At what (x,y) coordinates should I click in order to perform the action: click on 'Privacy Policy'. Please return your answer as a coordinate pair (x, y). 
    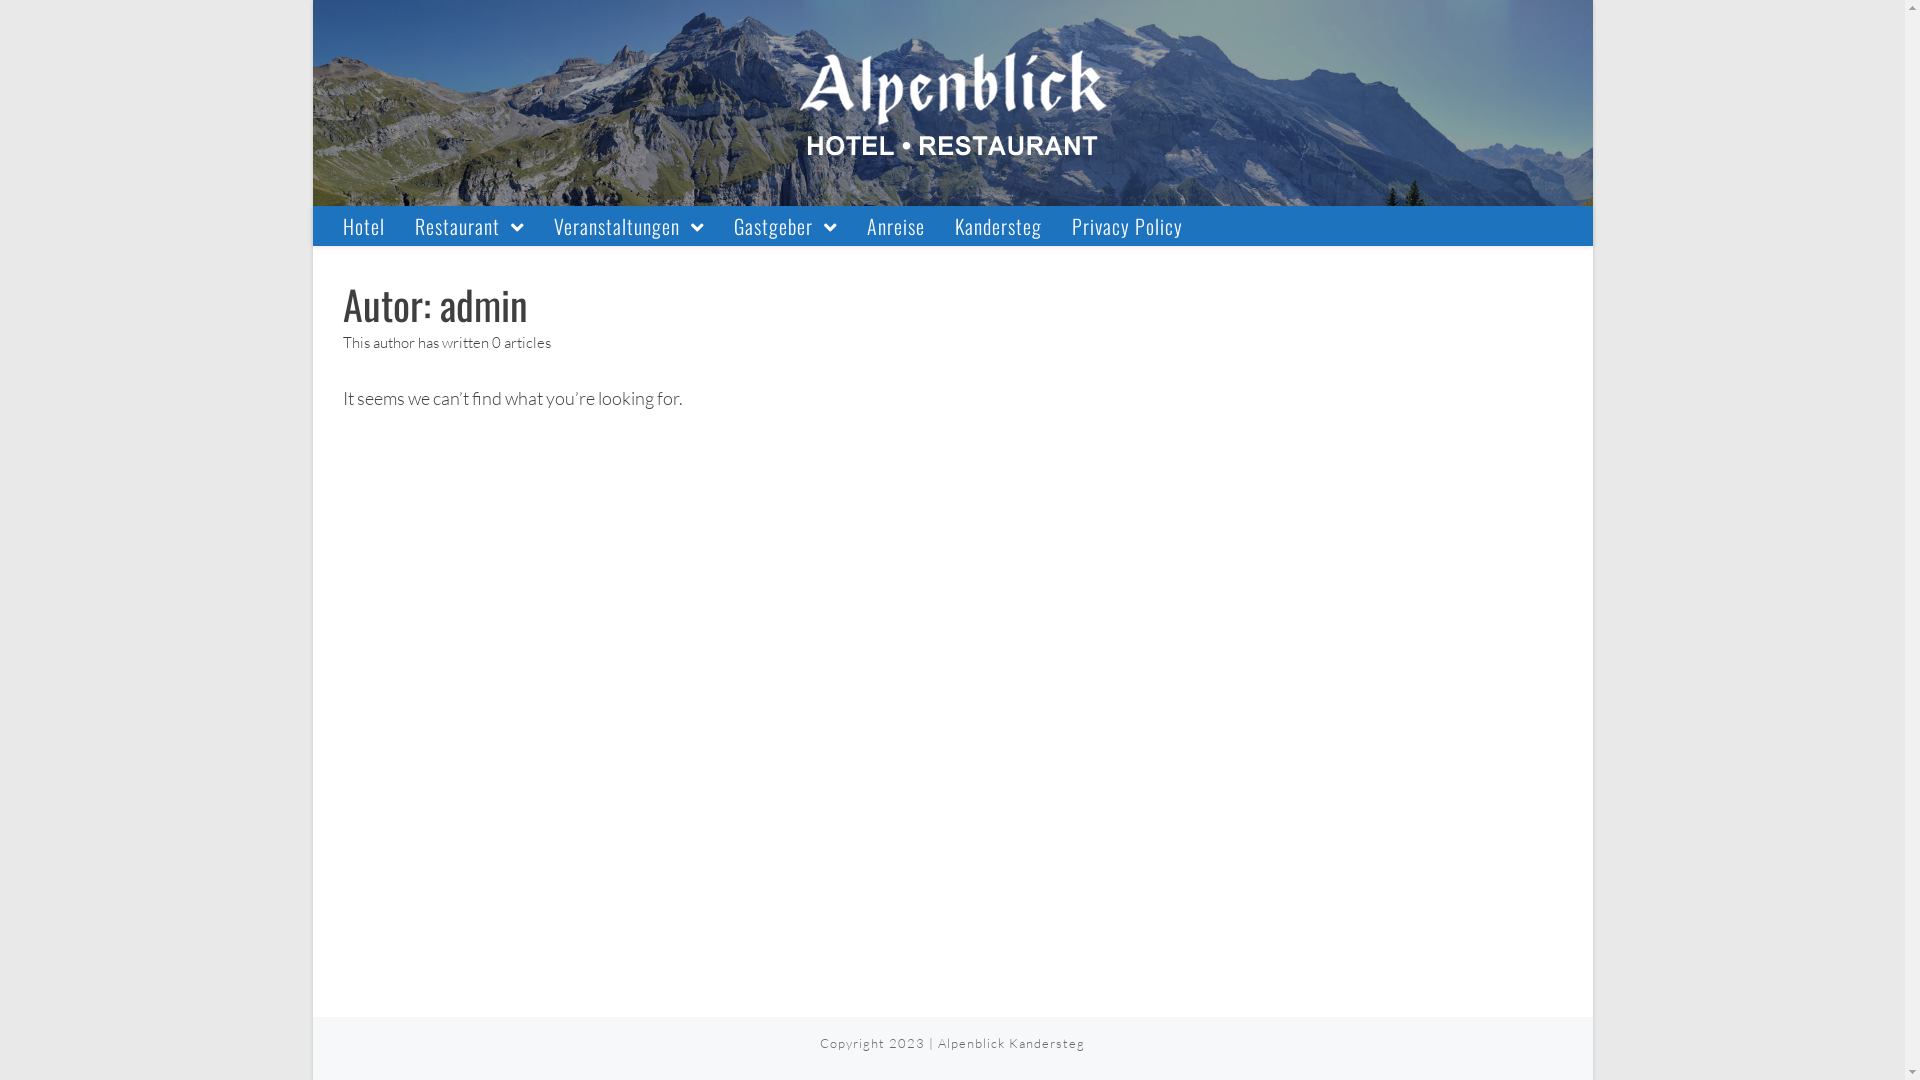
    Looking at the image, I should click on (1126, 225).